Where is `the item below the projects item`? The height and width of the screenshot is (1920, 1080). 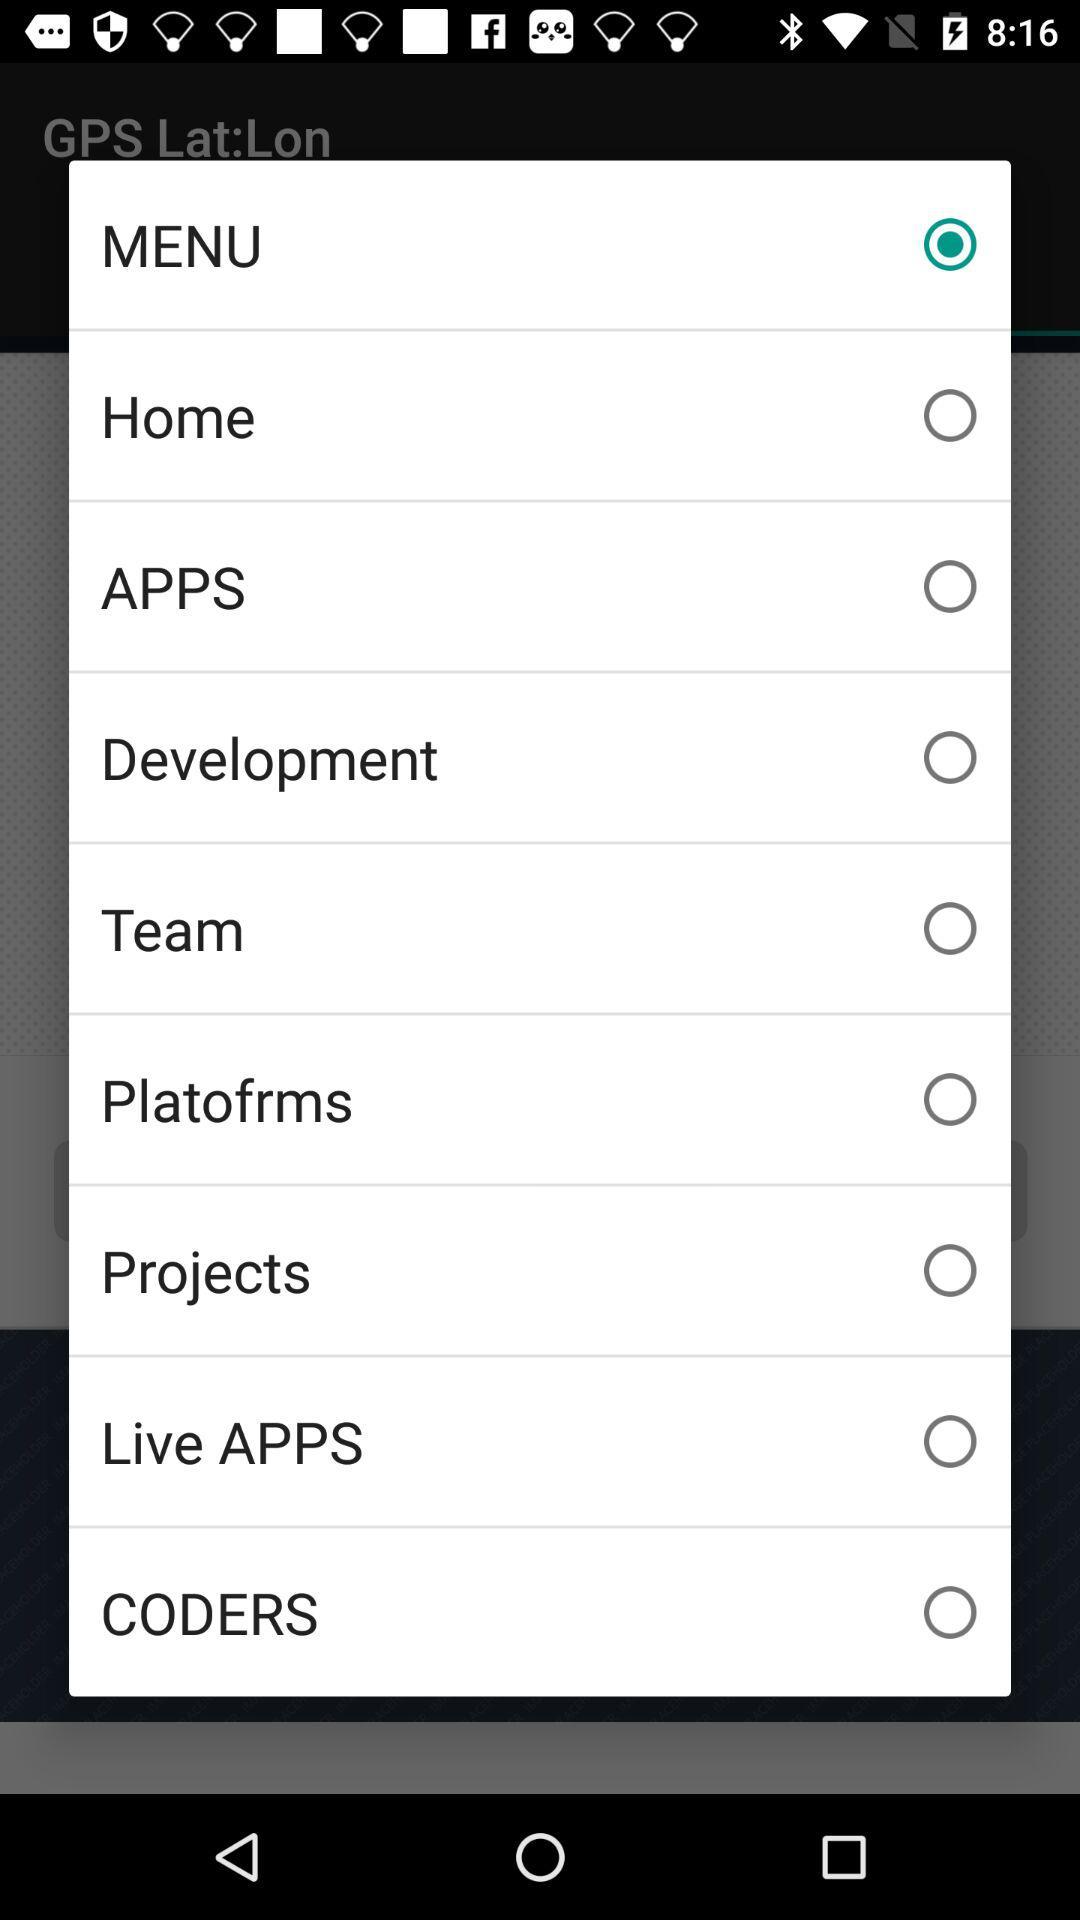
the item below the projects item is located at coordinates (540, 1441).